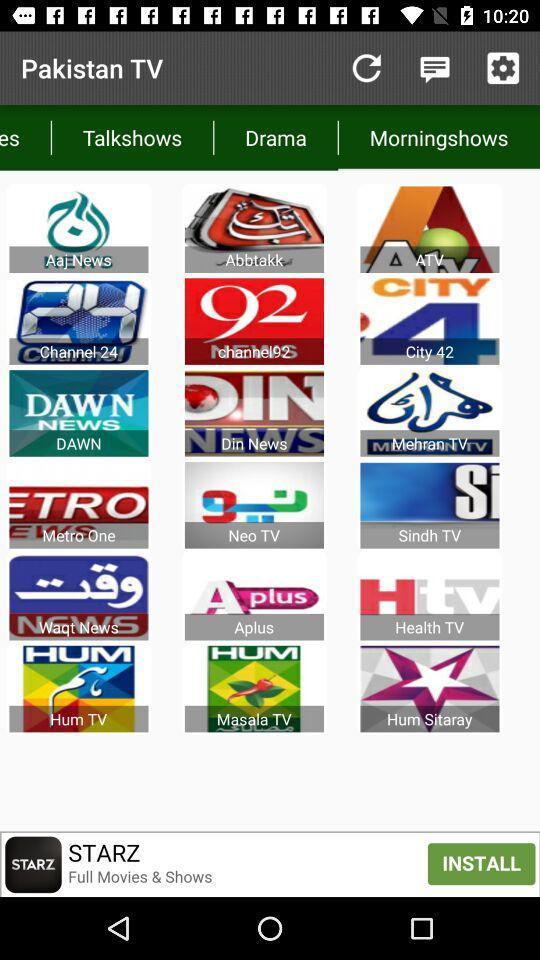  I want to click on reloade, so click(365, 68).